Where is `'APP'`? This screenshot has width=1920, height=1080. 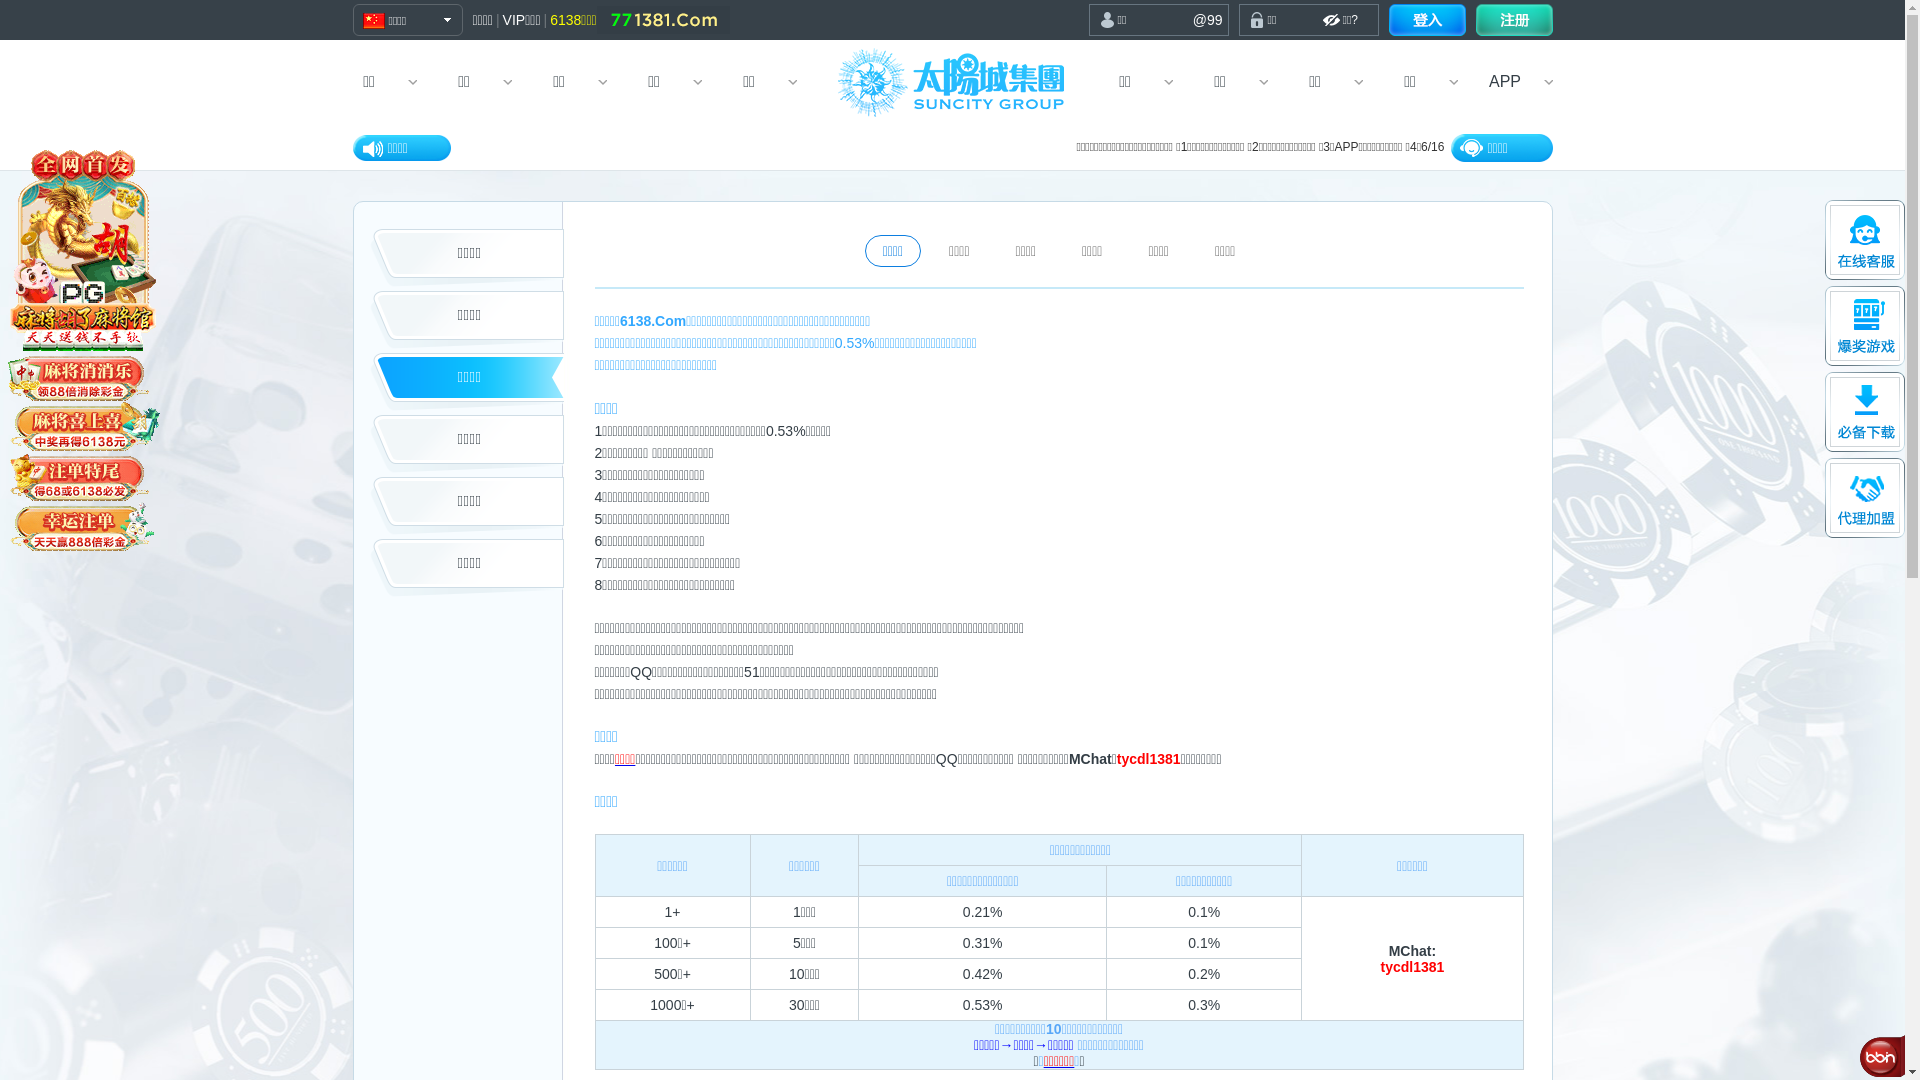
'APP' is located at coordinates (1505, 81).